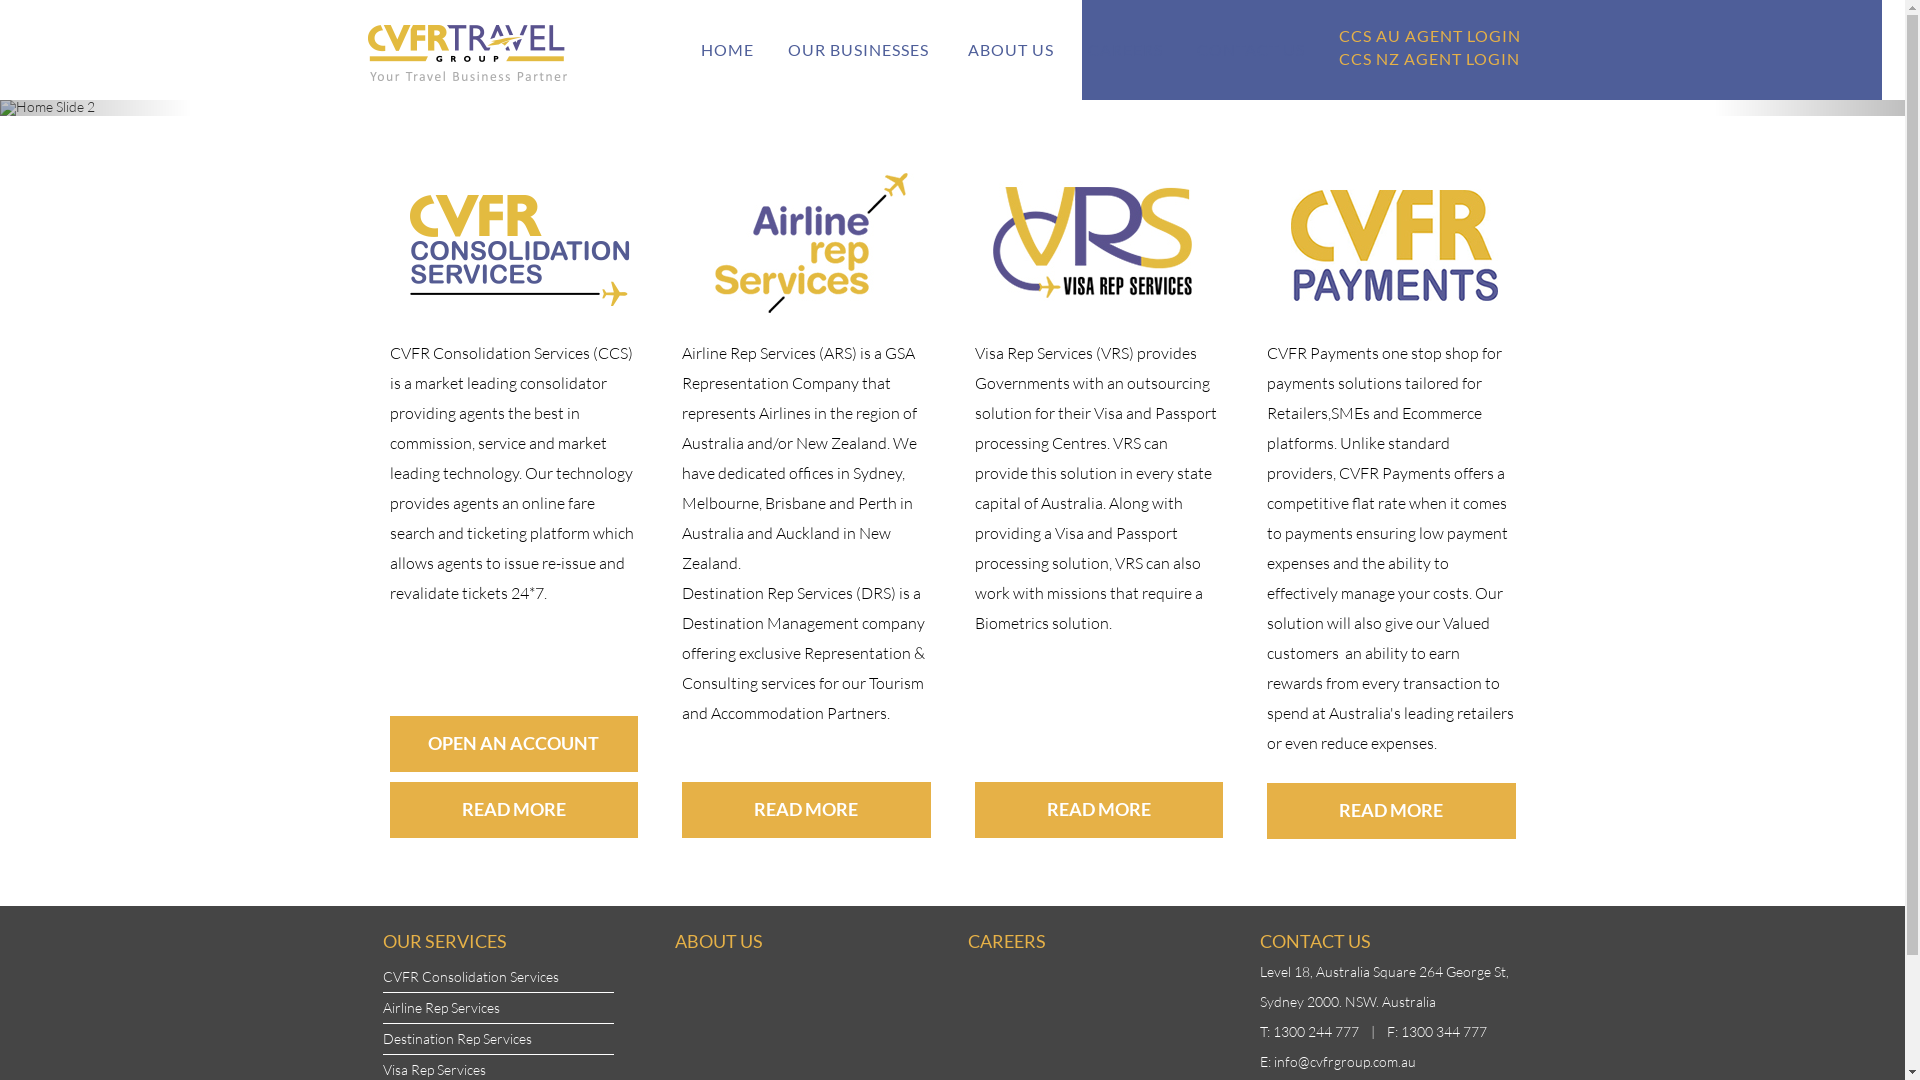 The height and width of the screenshot is (1080, 1920). I want to click on 'ABOUT US', so click(949, 49).